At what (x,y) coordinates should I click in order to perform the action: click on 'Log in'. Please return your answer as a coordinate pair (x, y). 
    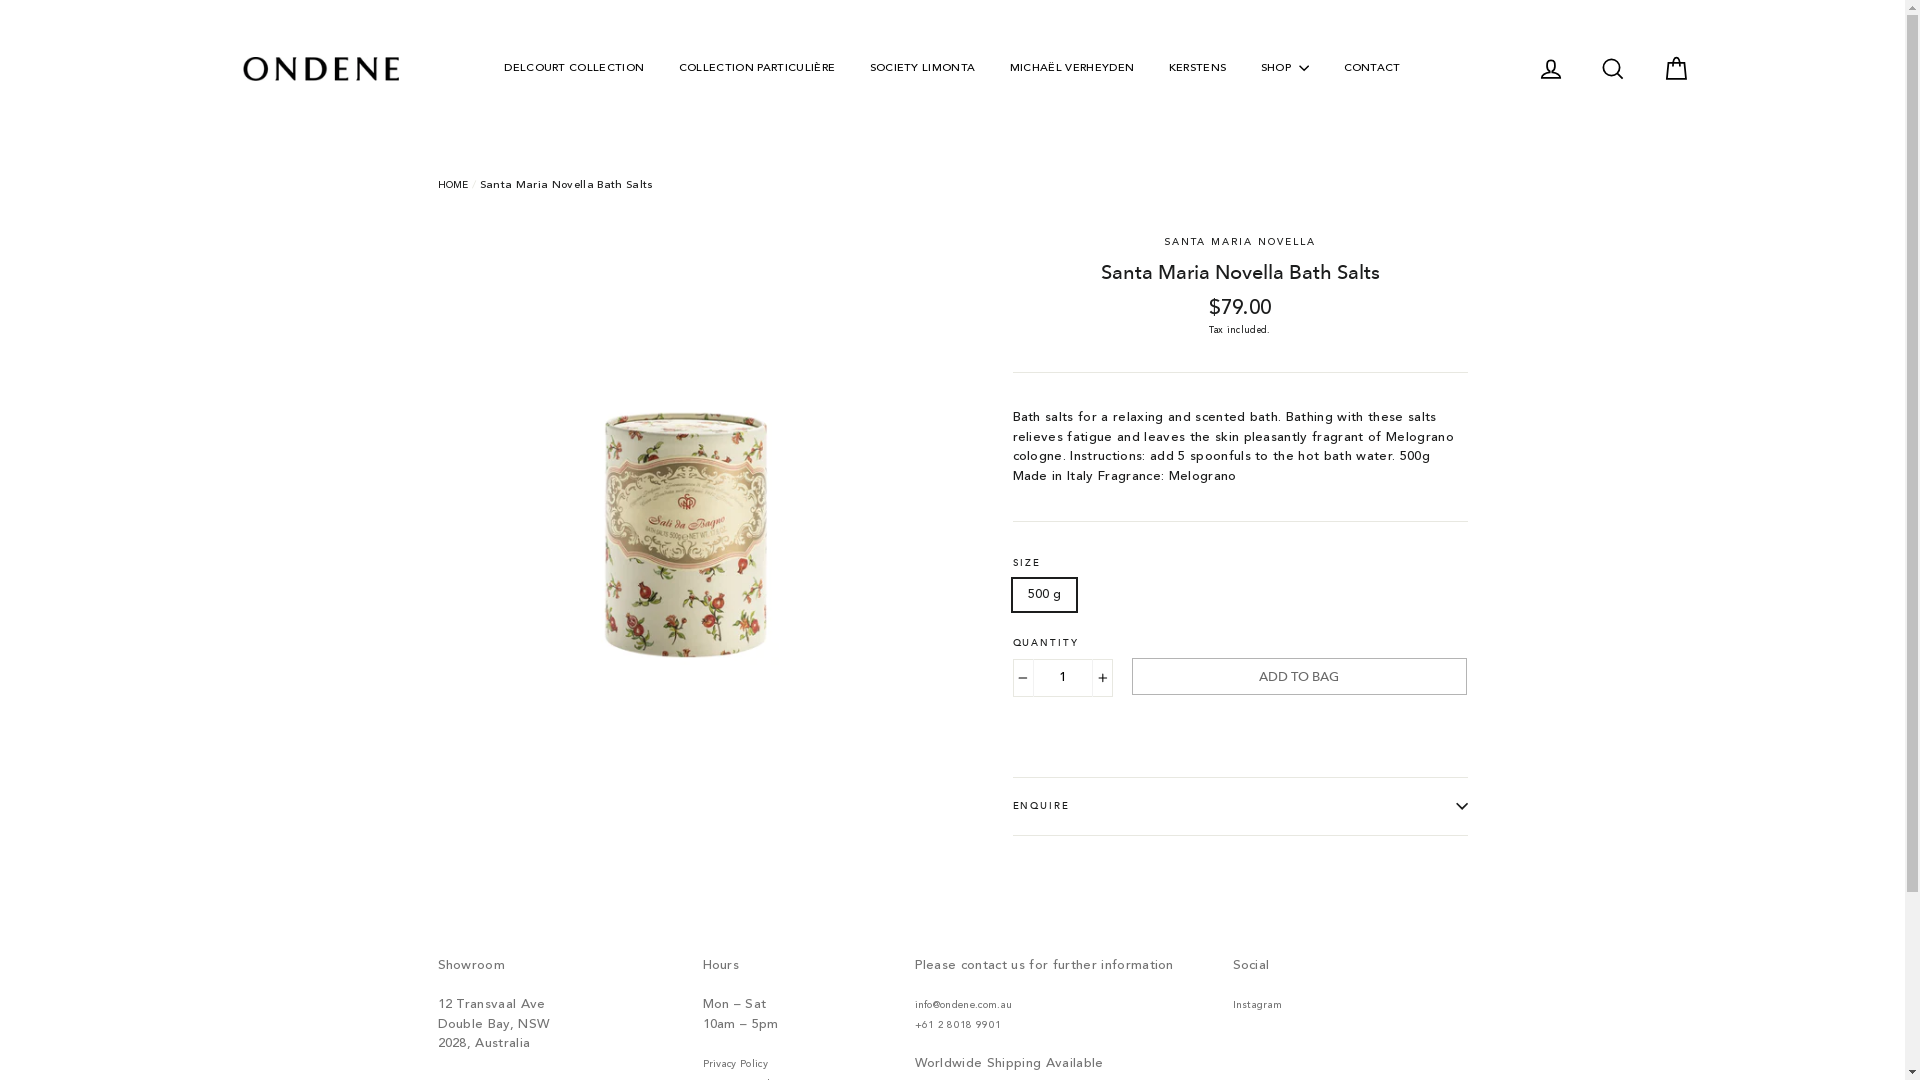
    Looking at the image, I should click on (1549, 68).